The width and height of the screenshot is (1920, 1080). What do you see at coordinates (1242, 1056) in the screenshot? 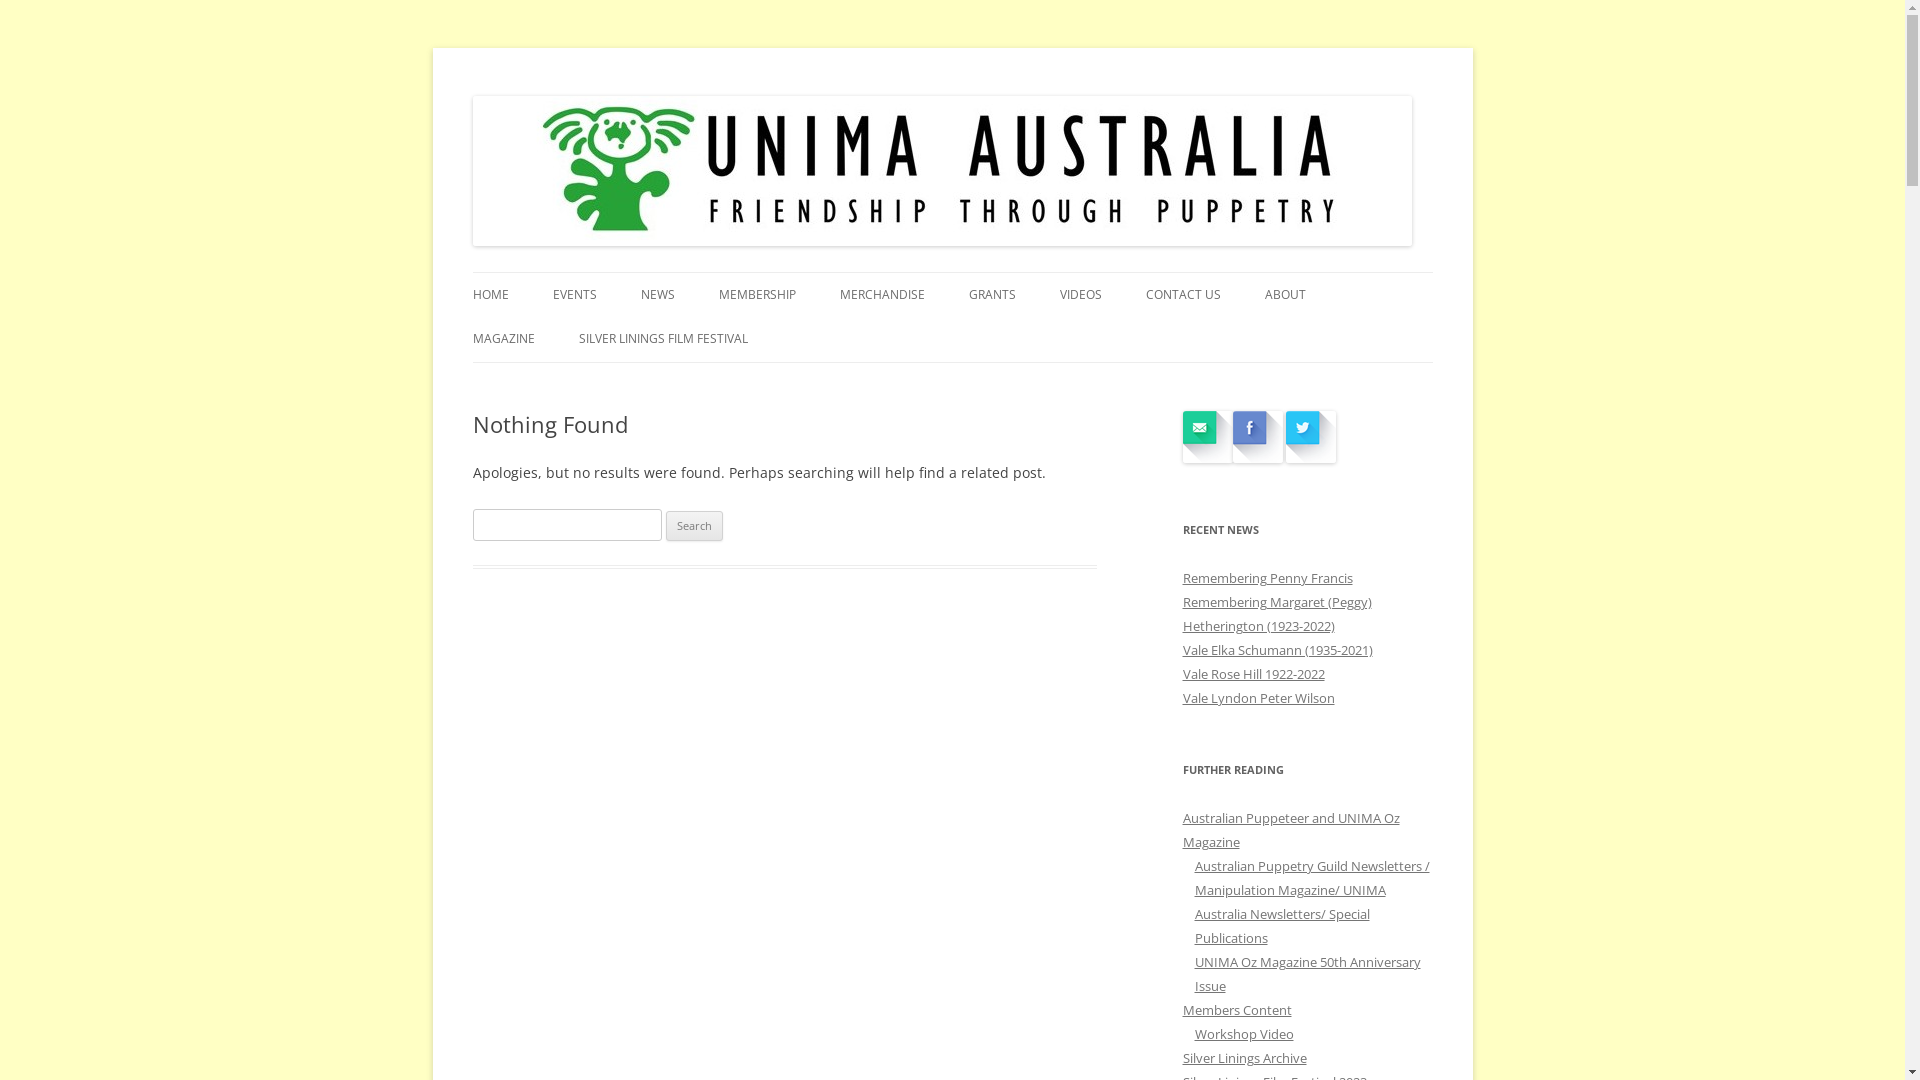
I see `'Silver Linings Archive'` at bounding box center [1242, 1056].